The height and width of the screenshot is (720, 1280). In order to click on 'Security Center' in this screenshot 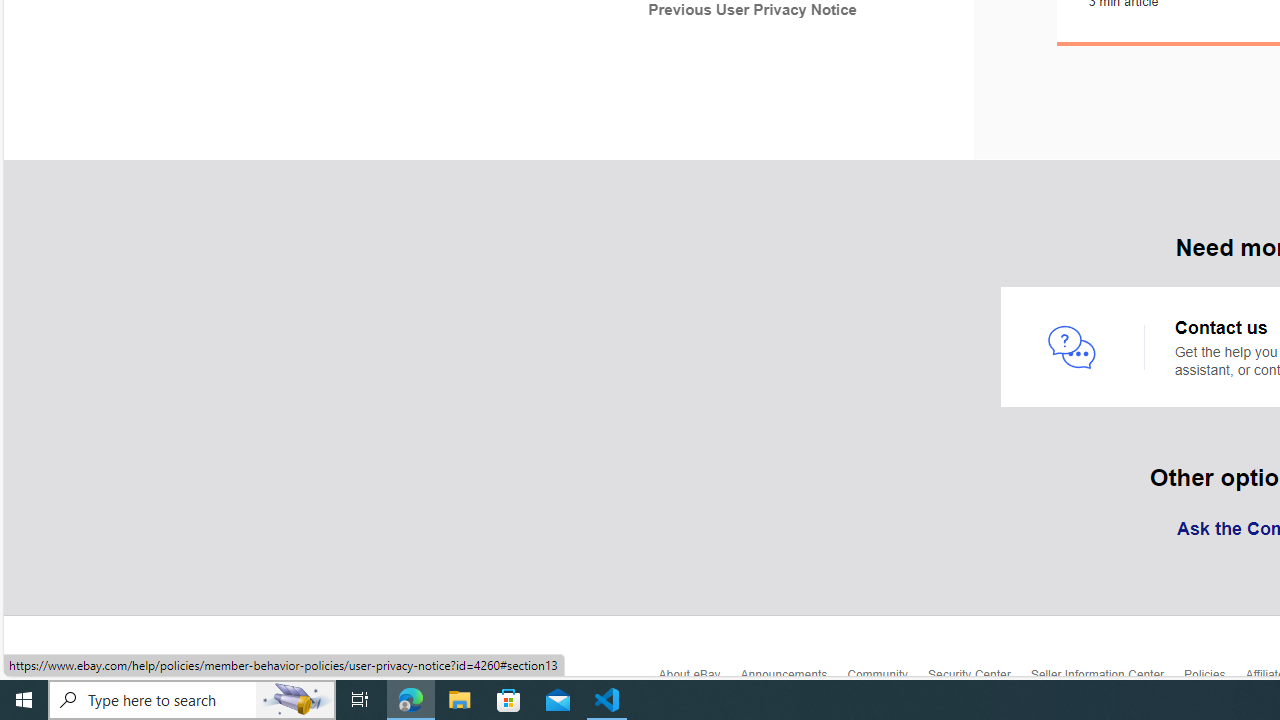, I will do `click(978, 679)`.